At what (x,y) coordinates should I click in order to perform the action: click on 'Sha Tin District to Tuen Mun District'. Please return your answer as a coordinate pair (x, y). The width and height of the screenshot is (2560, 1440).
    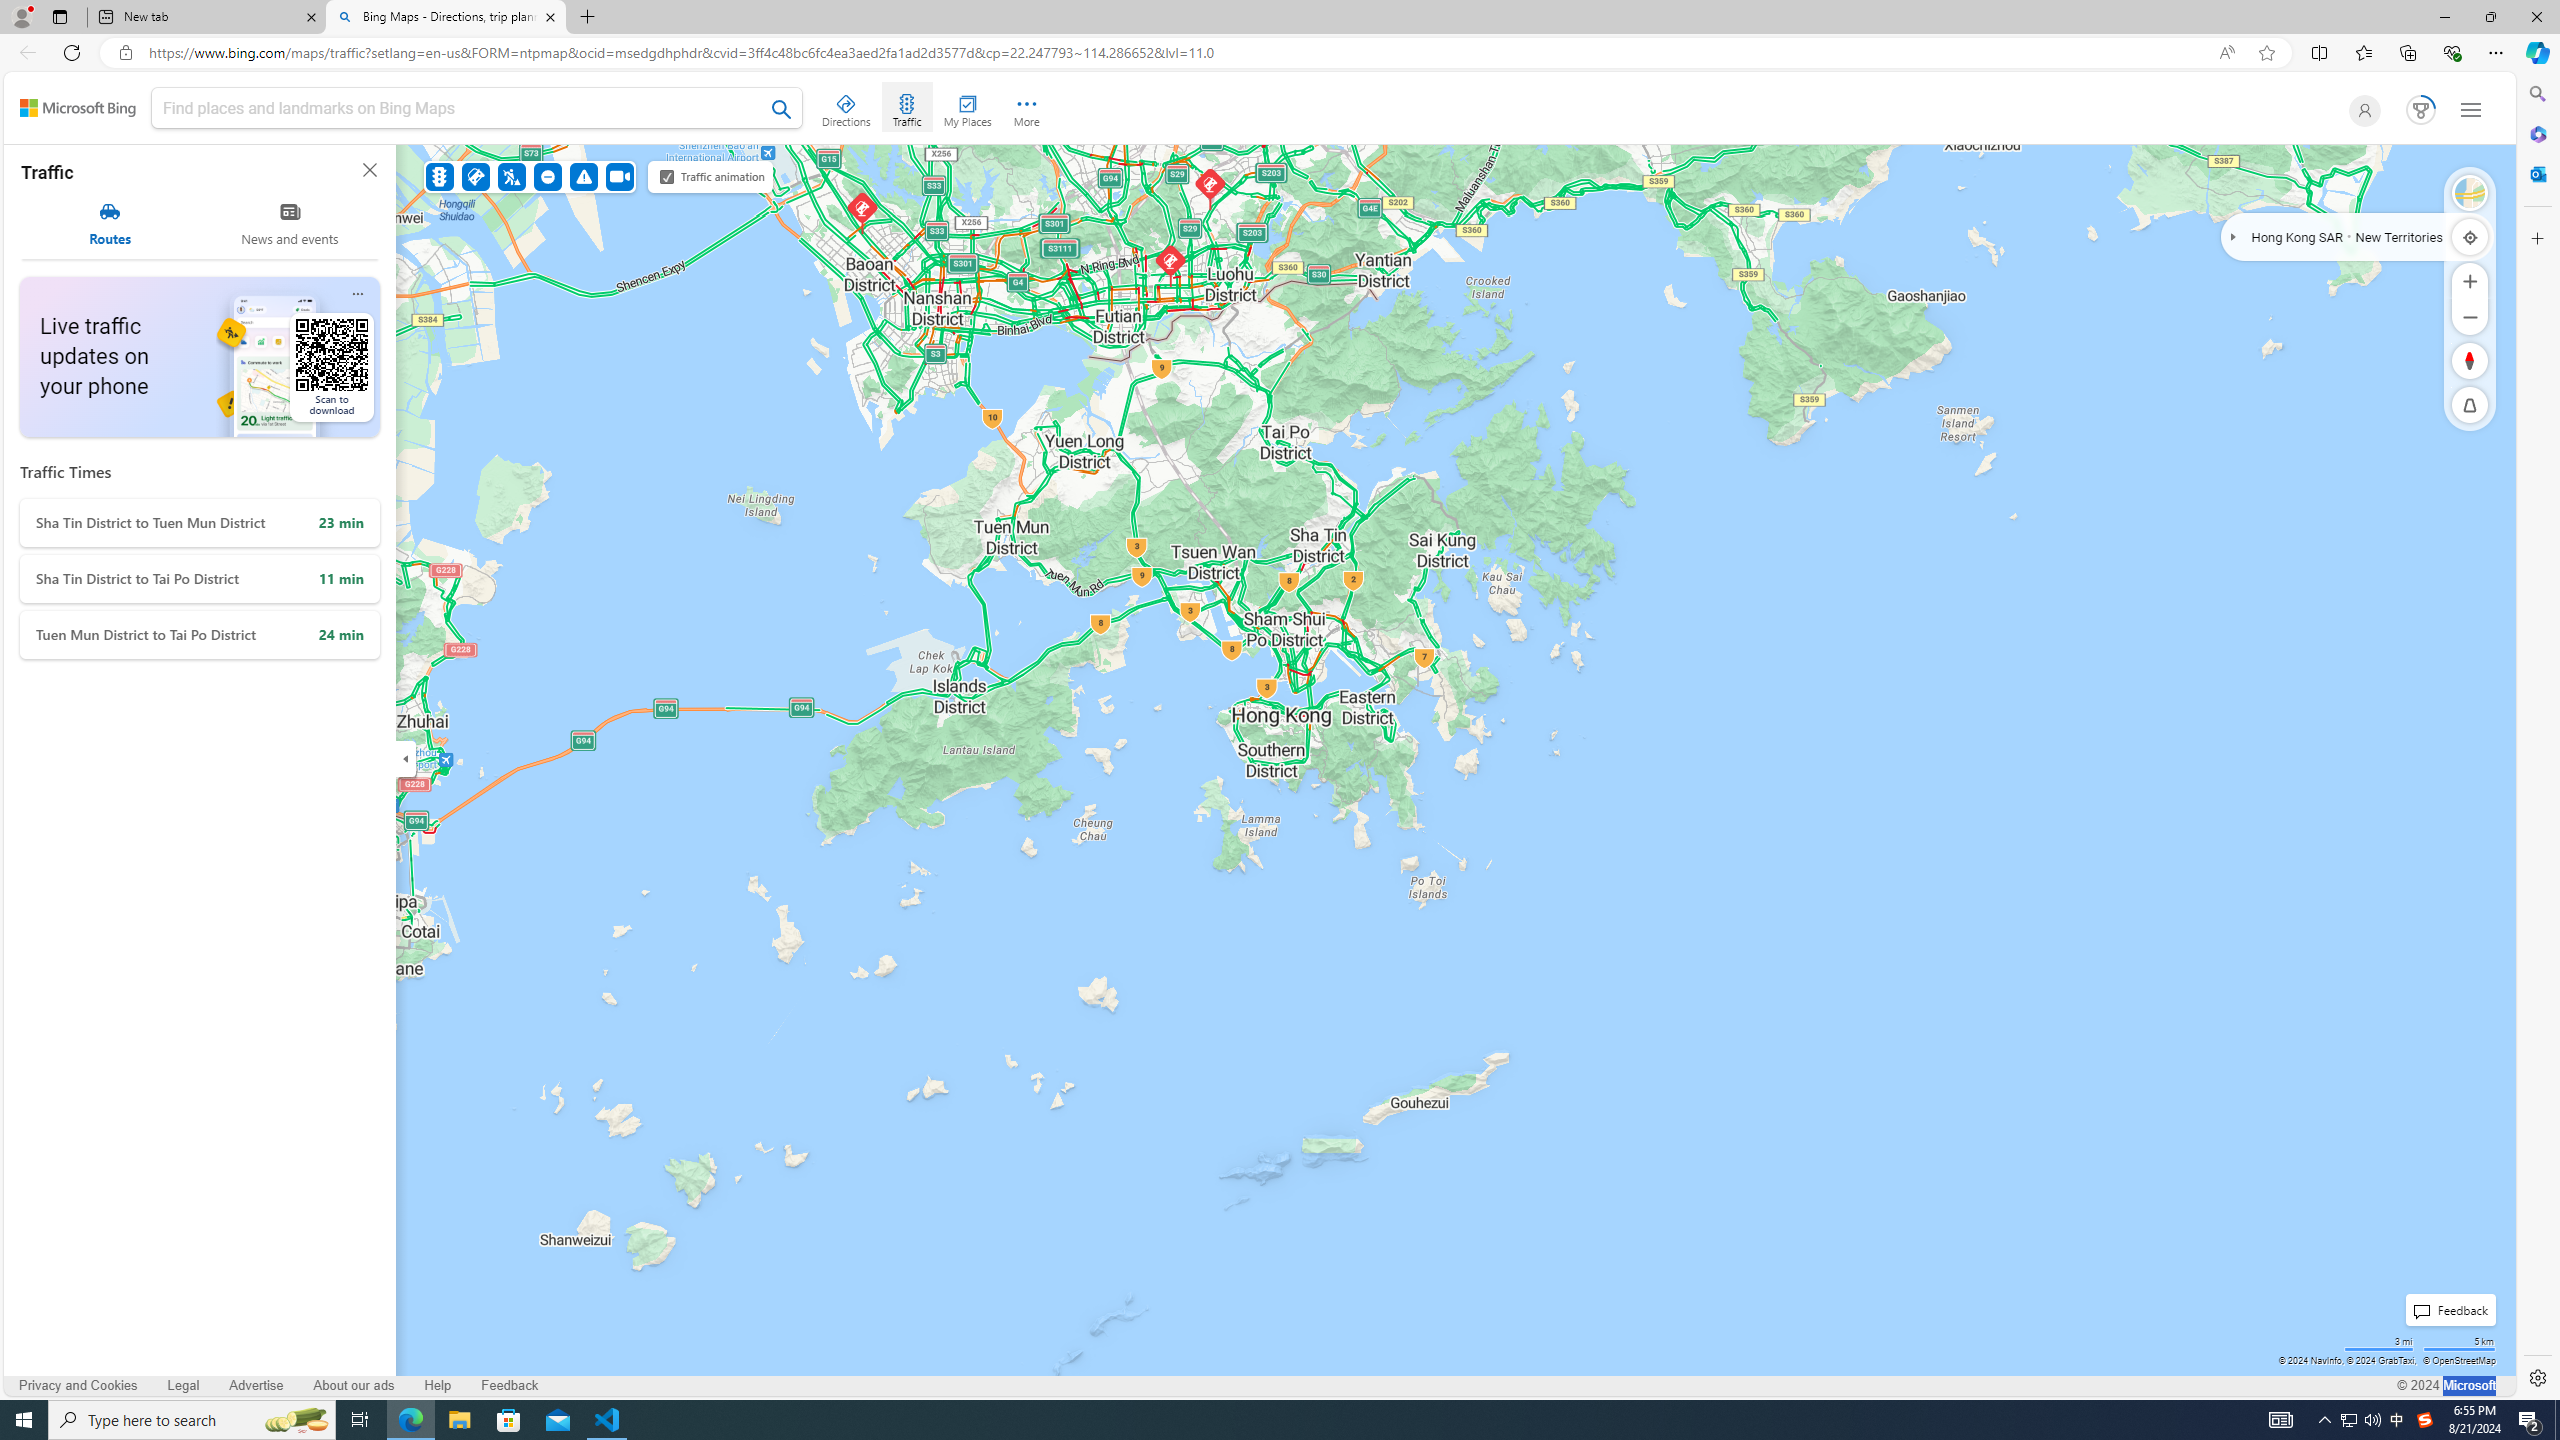
    Looking at the image, I should click on (199, 522).